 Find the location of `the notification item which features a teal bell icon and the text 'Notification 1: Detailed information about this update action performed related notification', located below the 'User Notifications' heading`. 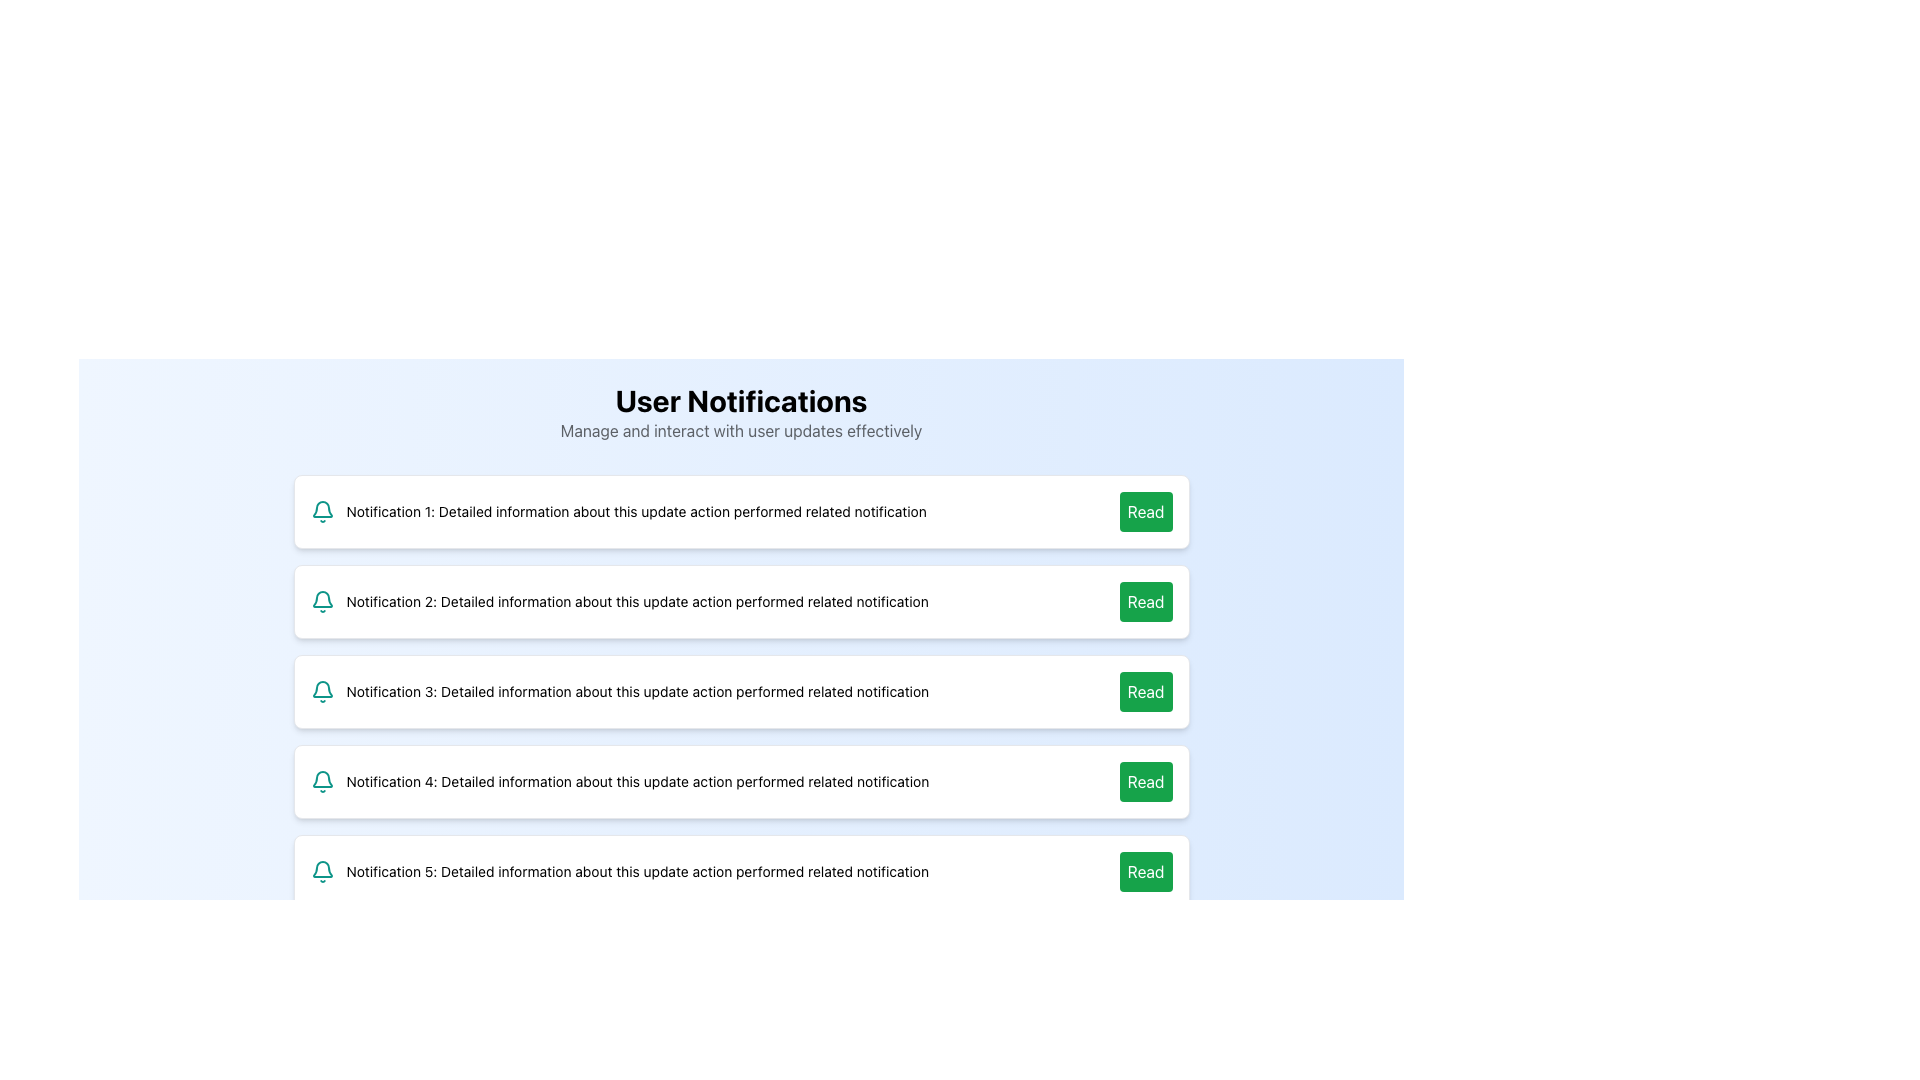

the notification item which features a teal bell icon and the text 'Notification 1: Detailed information about this update action performed related notification', located below the 'User Notifications' heading is located at coordinates (617, 511).